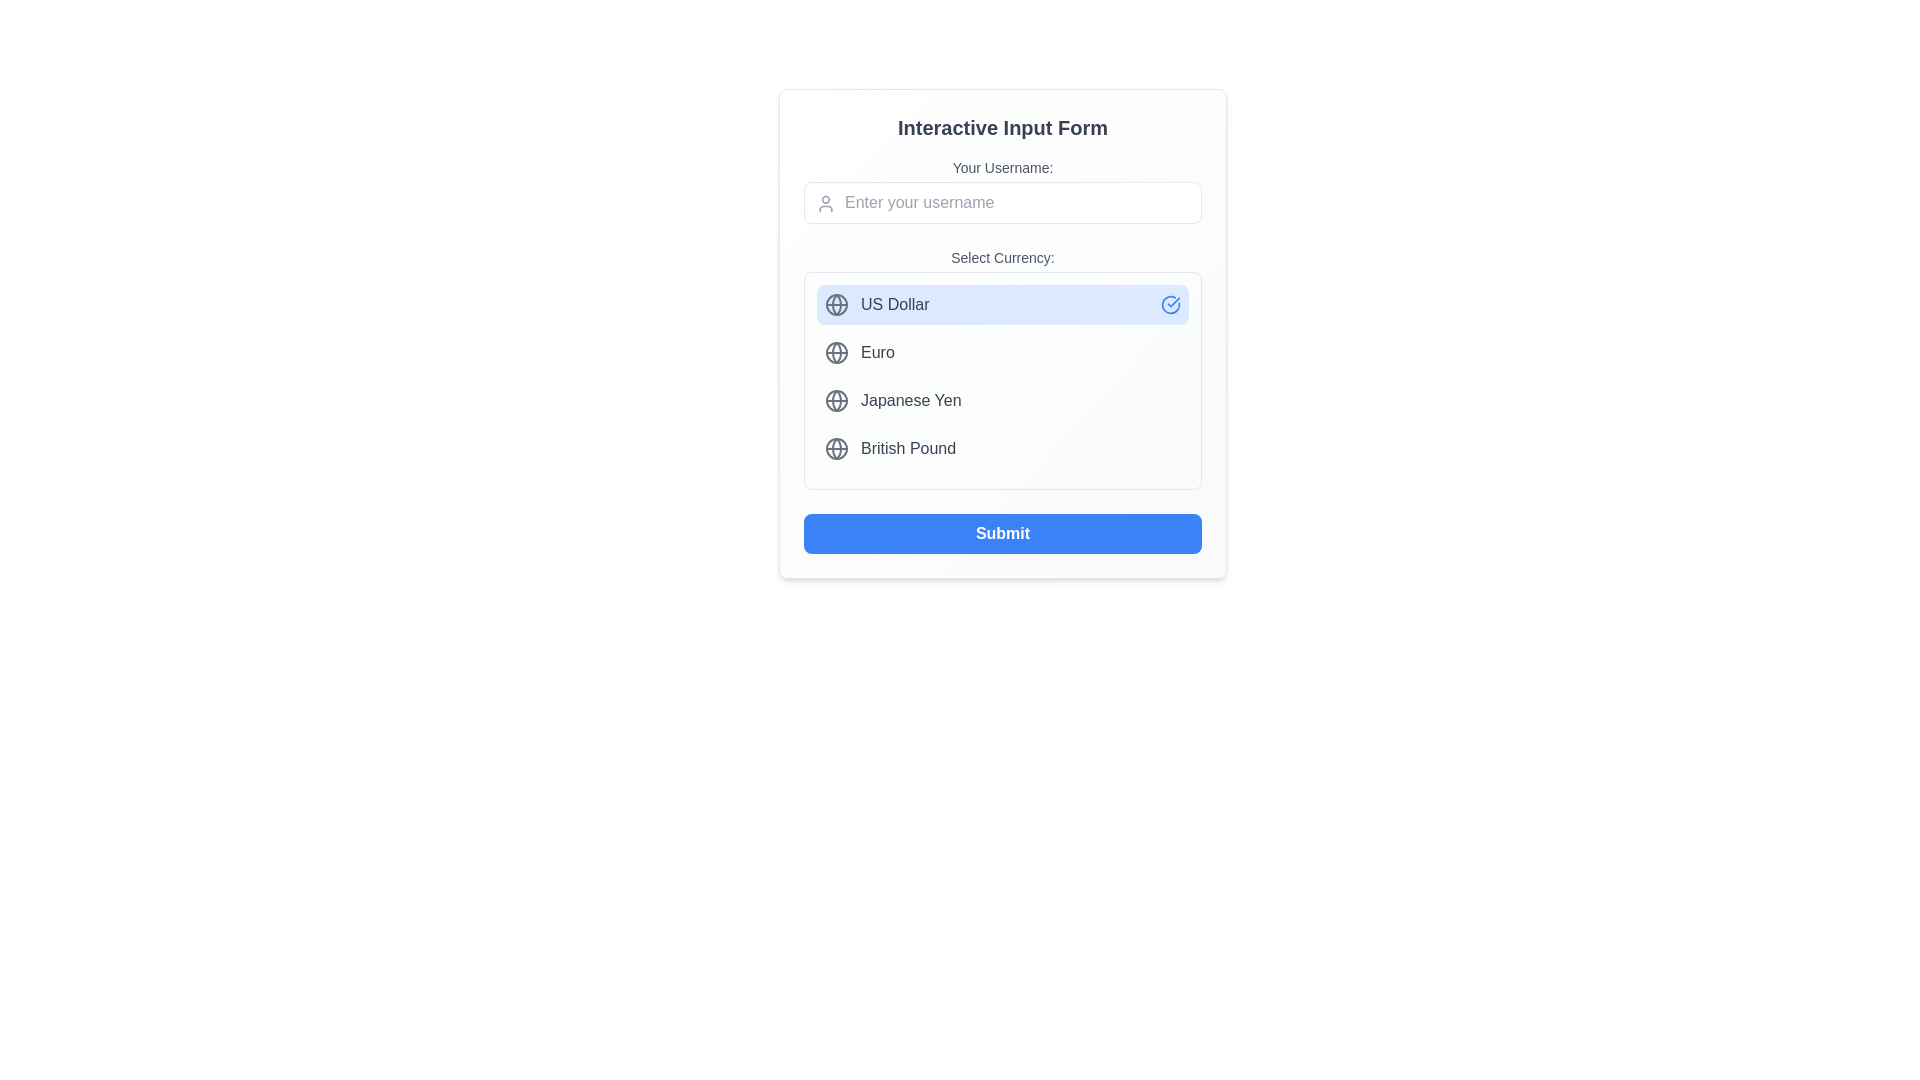  Describe the element at coordinates (877, 352) in the screenshot. I see `the 'Euro' text label styled in medium-weight gray font located to the right of a globe icon in the dropdown menu under 'Select Currency'` at that location.